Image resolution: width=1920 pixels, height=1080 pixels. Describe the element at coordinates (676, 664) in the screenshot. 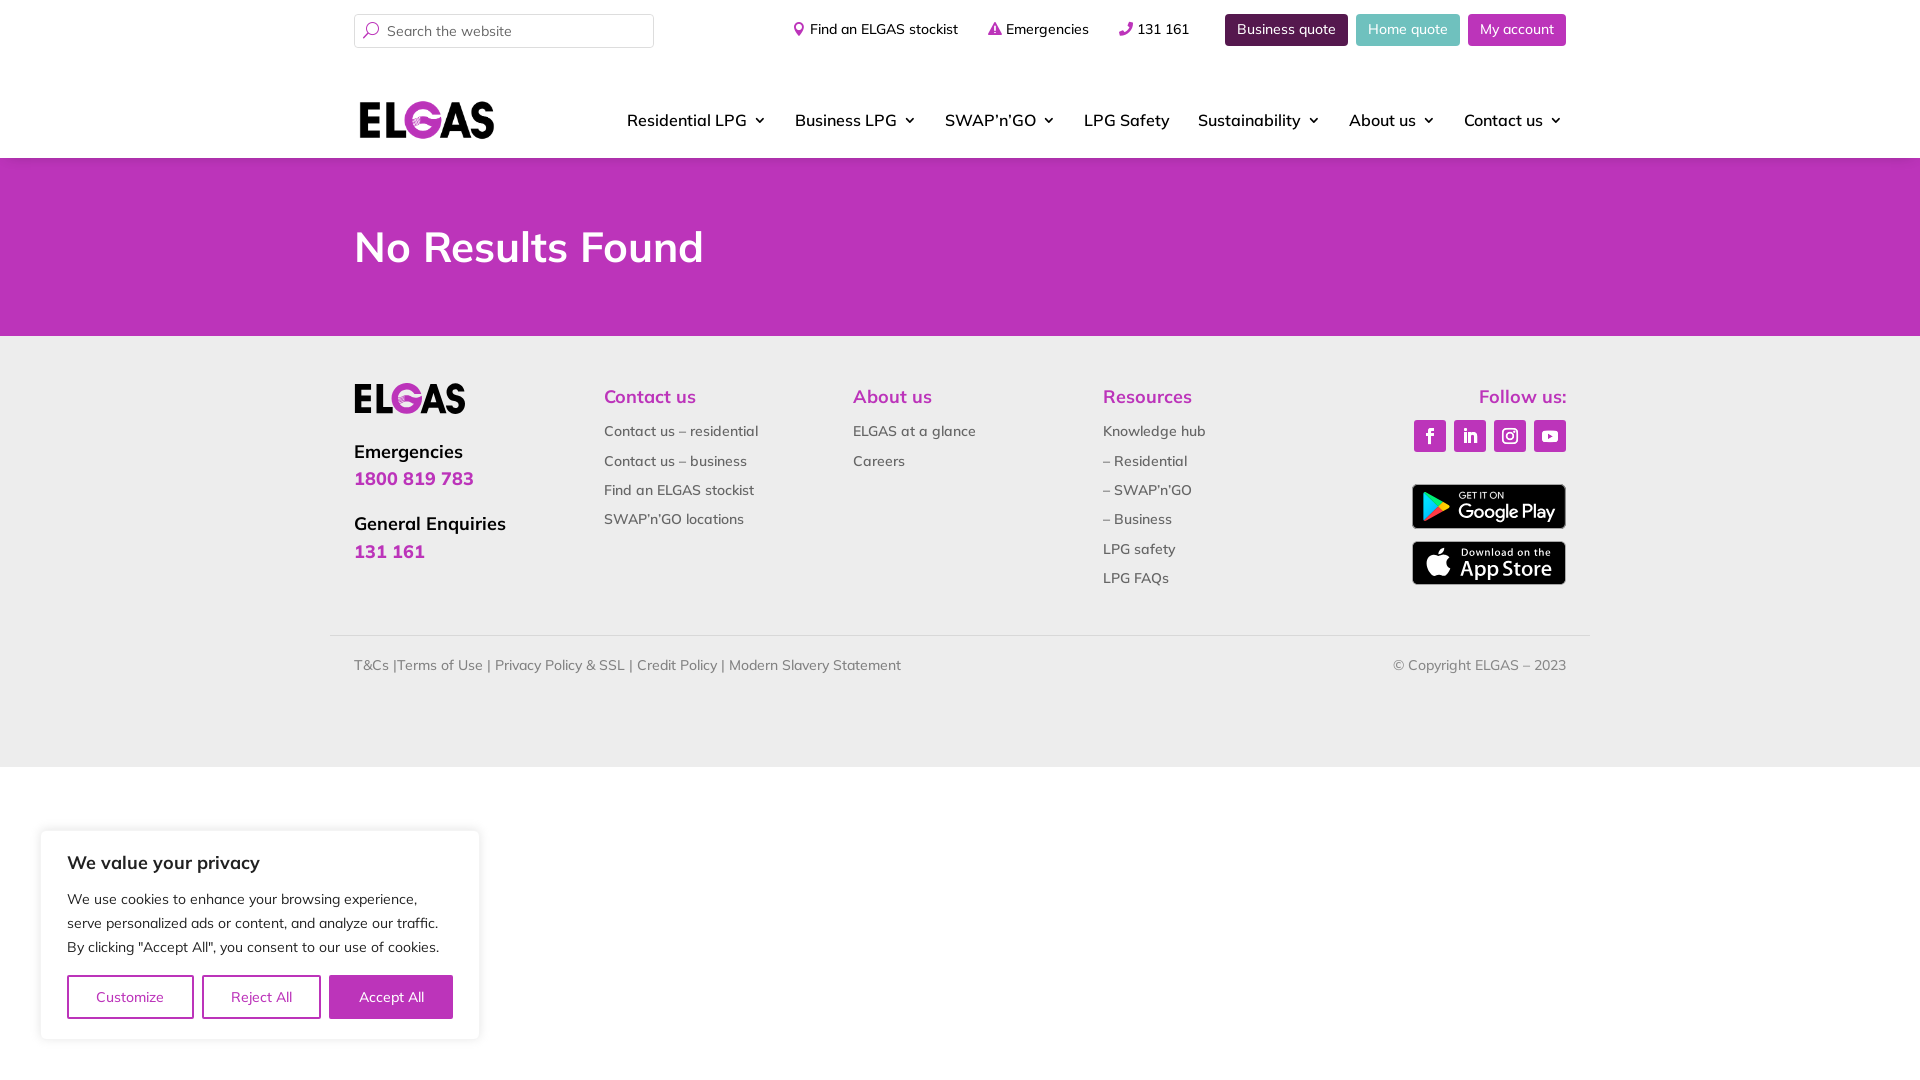

I see `'Credit Policy'` at that location.